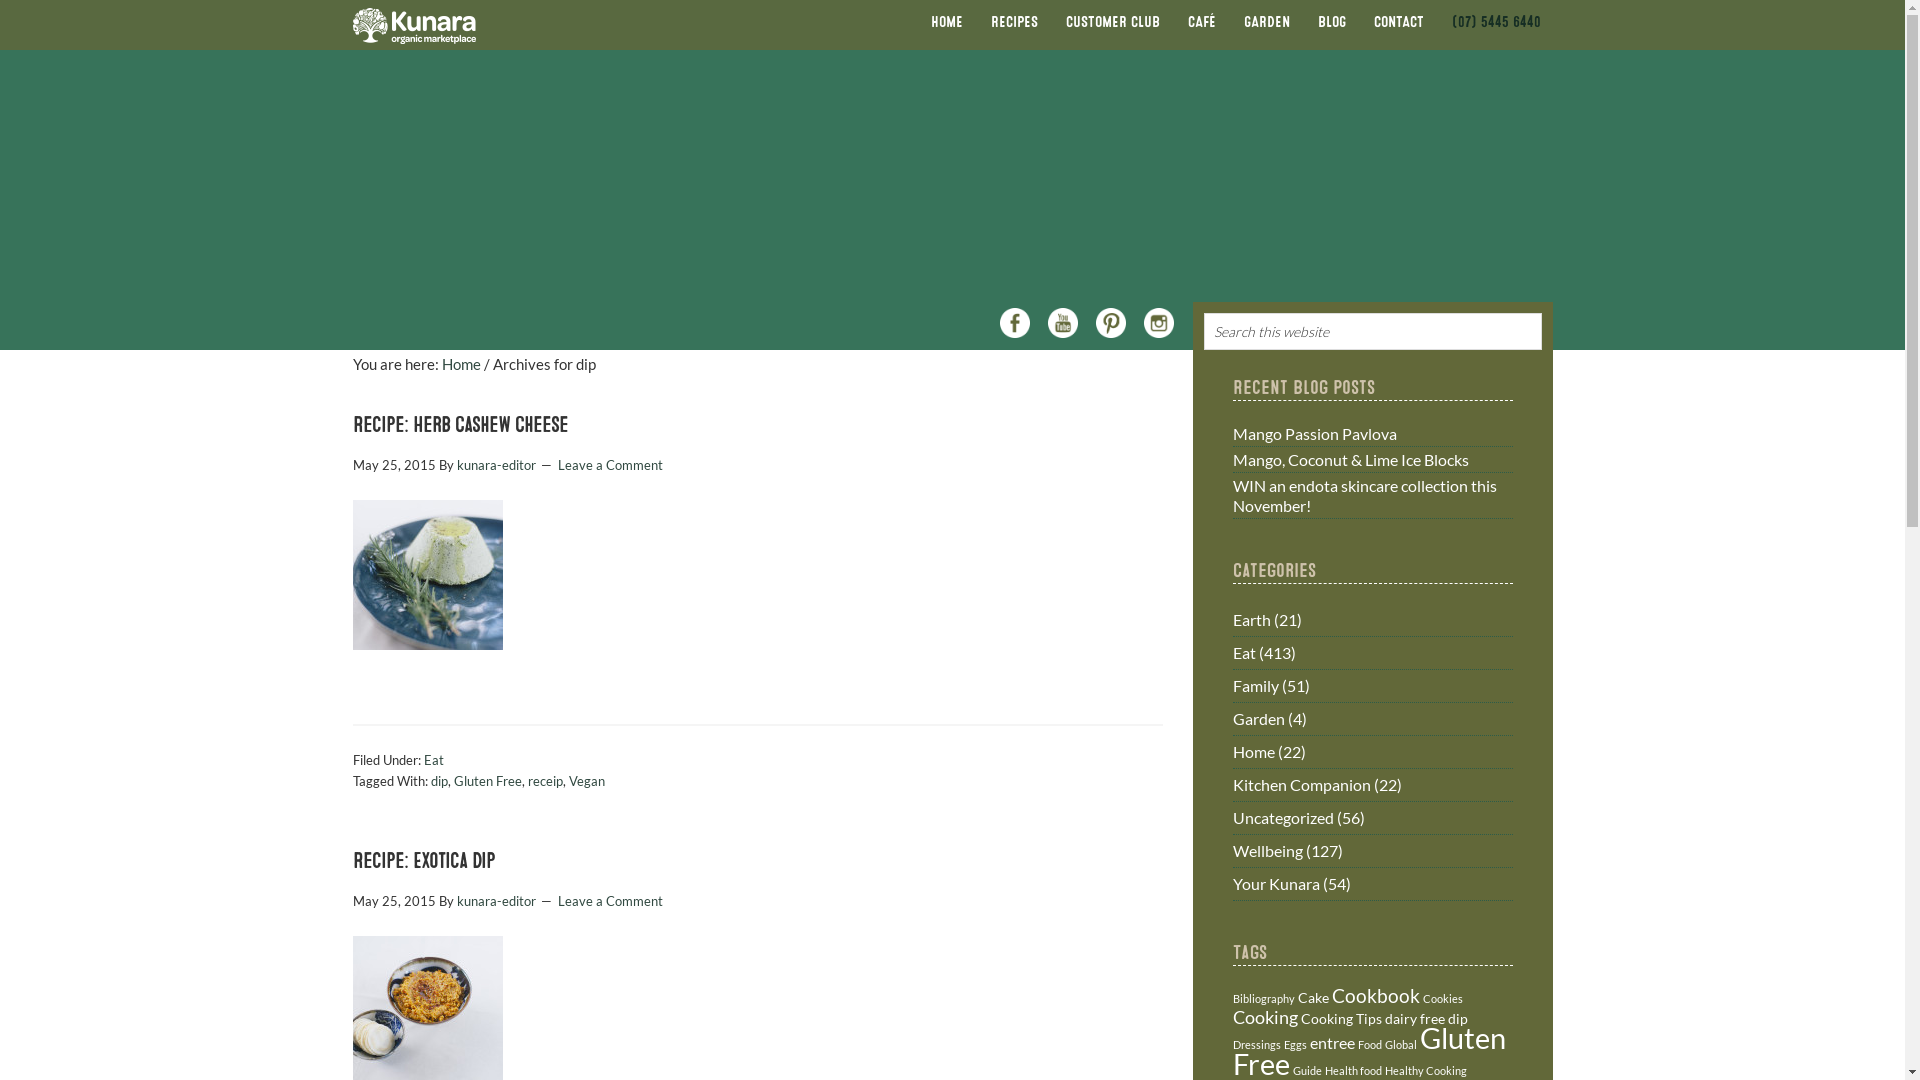  What do you see at coordinates (437, 779) in the screenshot?
I see `'dip'` at bounding box center [437, 779].